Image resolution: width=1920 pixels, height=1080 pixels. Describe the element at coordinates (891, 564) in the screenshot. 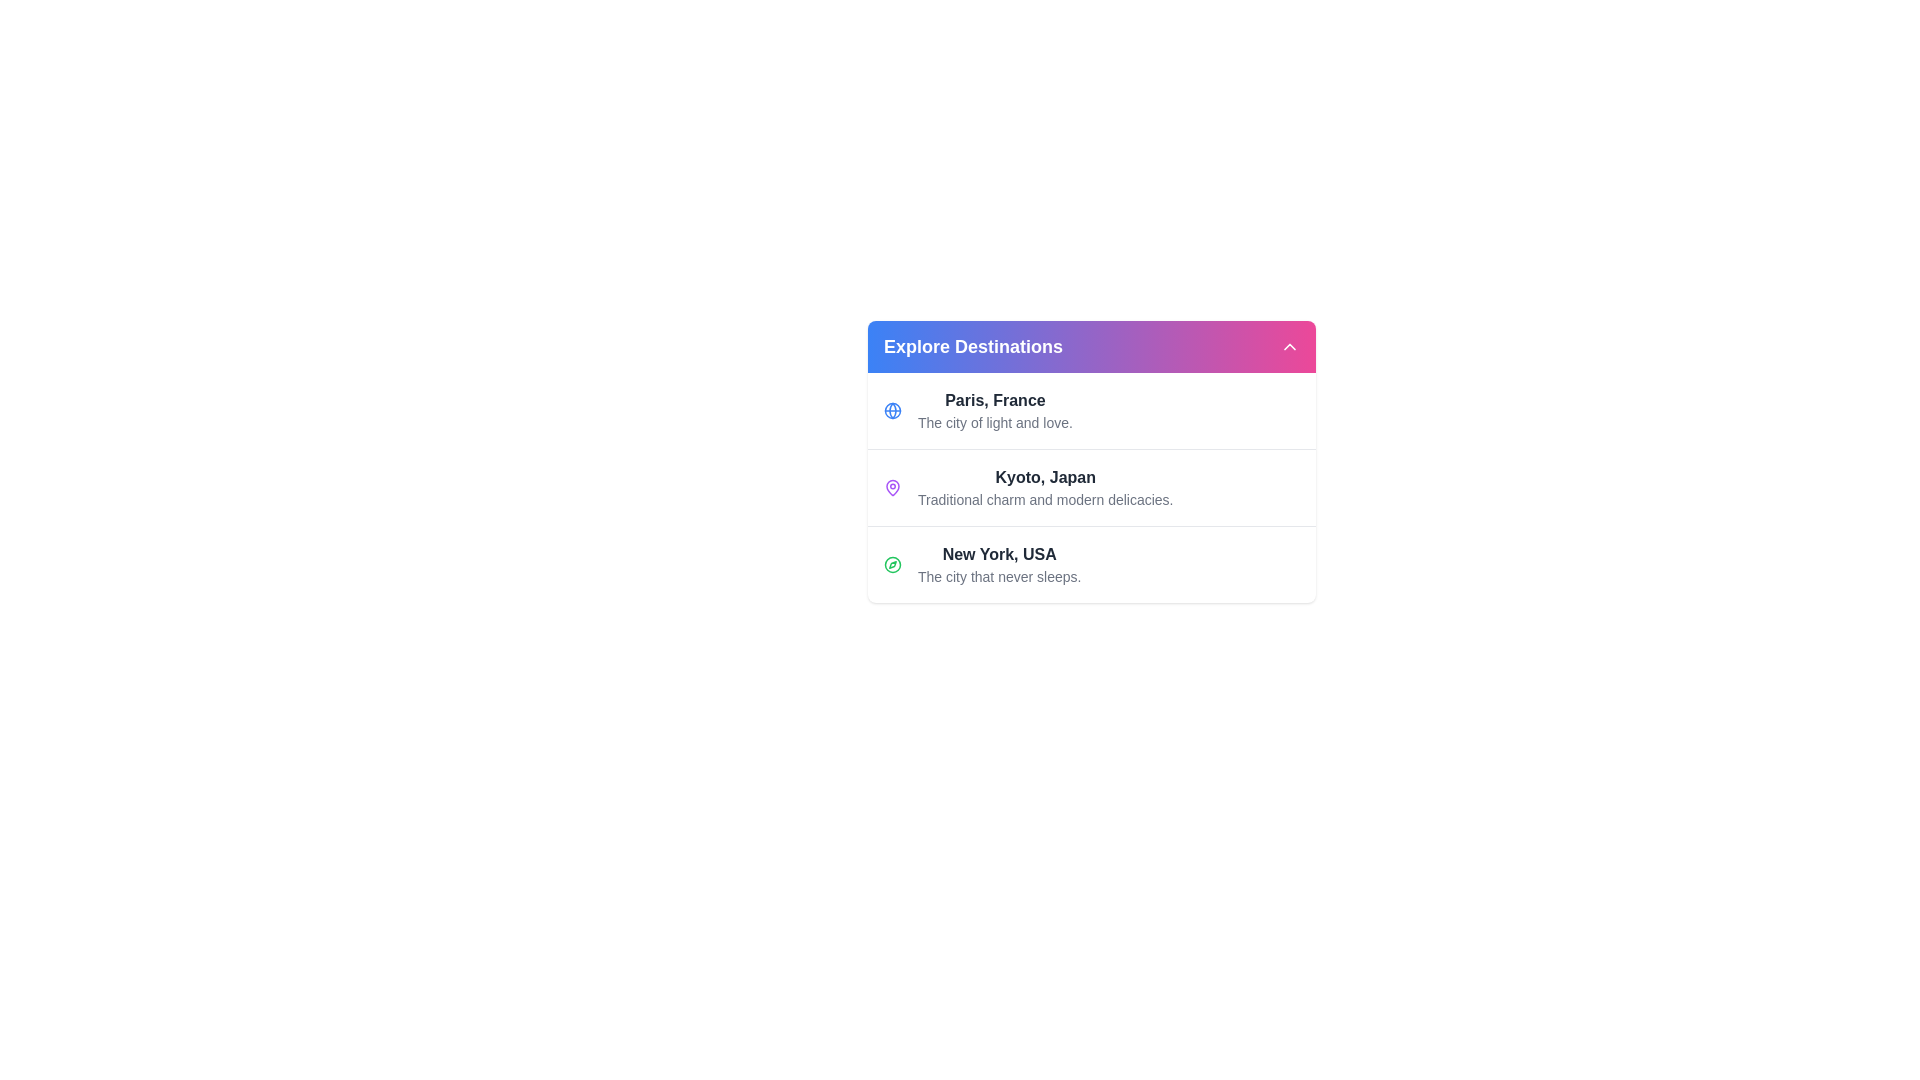

I see `the compass icon located to the left of the 'New York, USA' text in the third row of destinations` at that location.